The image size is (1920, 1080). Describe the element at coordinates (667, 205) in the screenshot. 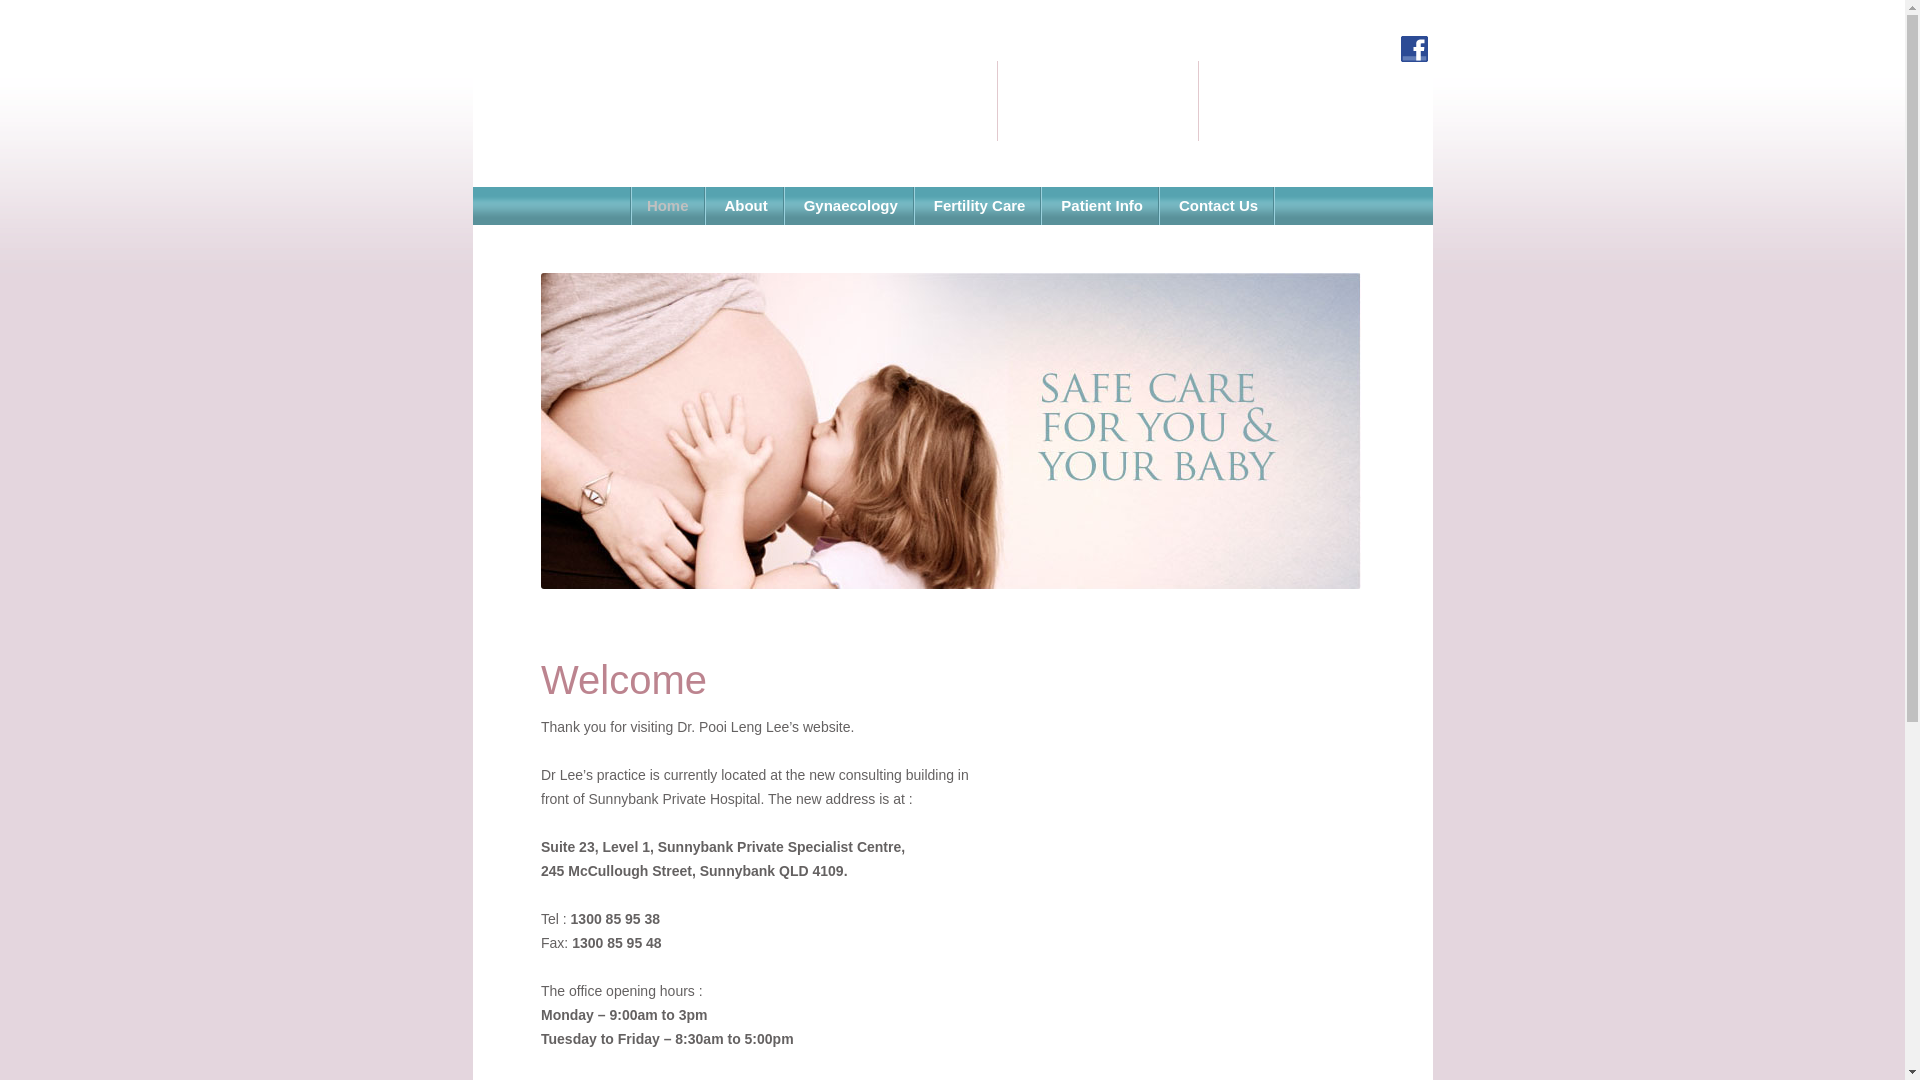

I see `'Home'` at that location.